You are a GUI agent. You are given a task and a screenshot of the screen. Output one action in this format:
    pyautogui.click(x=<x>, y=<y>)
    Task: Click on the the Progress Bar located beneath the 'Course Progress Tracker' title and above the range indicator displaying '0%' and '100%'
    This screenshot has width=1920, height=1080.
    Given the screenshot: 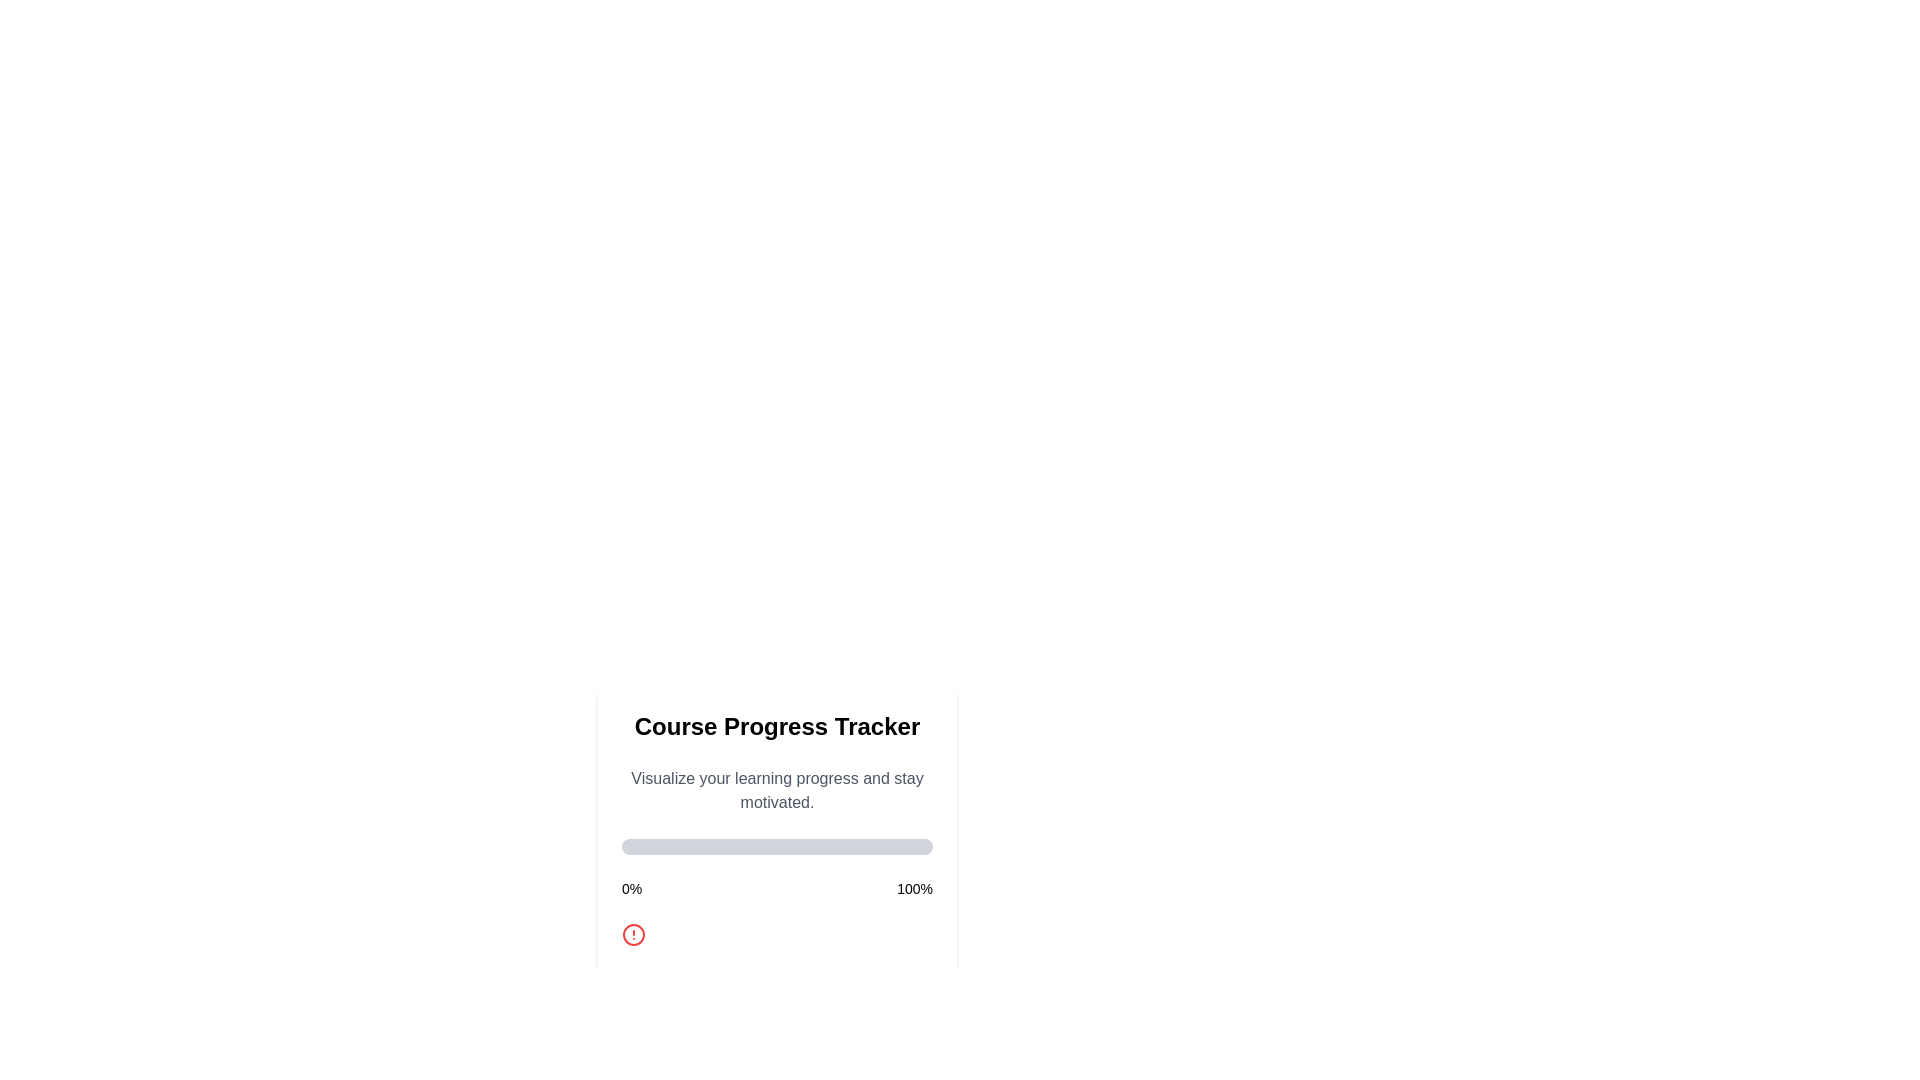 What is the action you would take?
    pyautogui.click(x=776, y=847)
    